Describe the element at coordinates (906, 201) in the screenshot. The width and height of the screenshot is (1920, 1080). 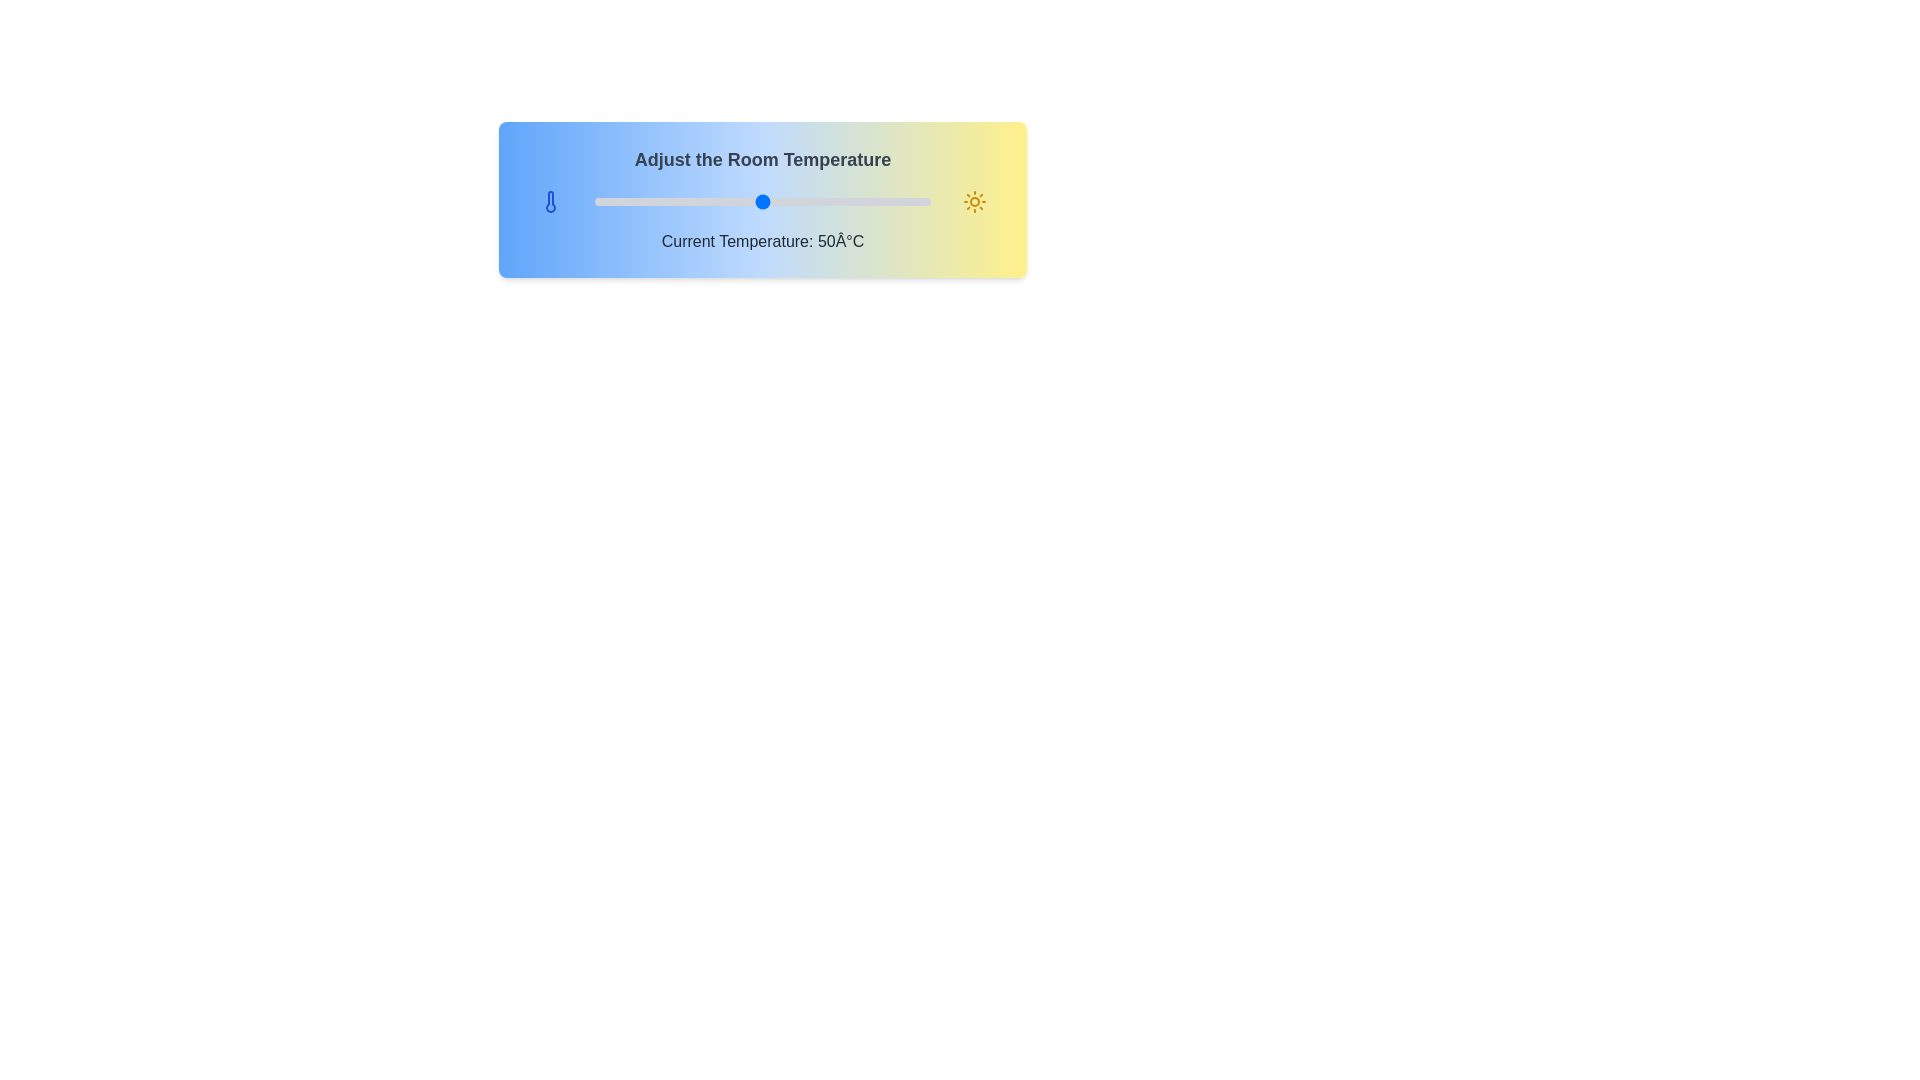
I see `the temperature slider to 93°C` at that location.